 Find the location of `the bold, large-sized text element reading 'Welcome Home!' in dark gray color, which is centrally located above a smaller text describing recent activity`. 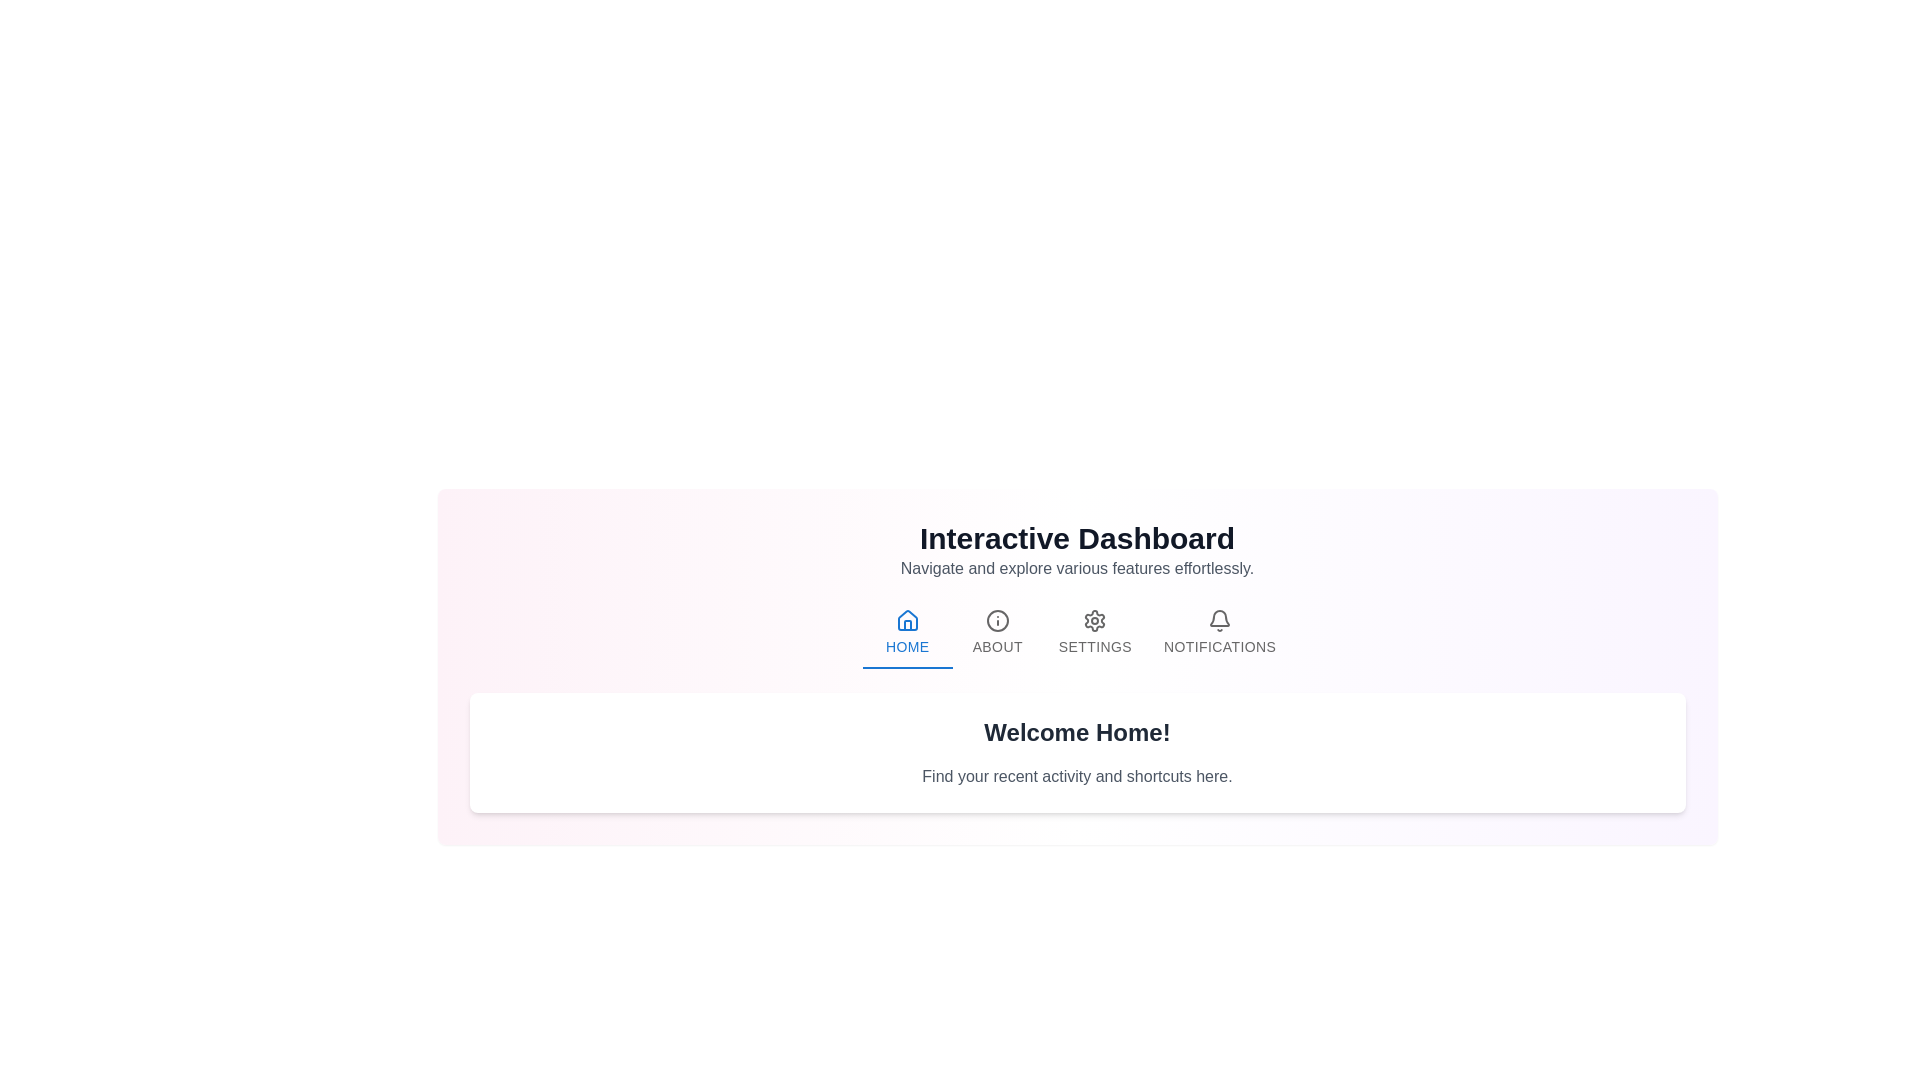

the bold, large-sized text element reading 'Welcome Home!' in dark gray color, which is centrally located above a smaller text describing recent activity is located at coordinates (1076, 732).